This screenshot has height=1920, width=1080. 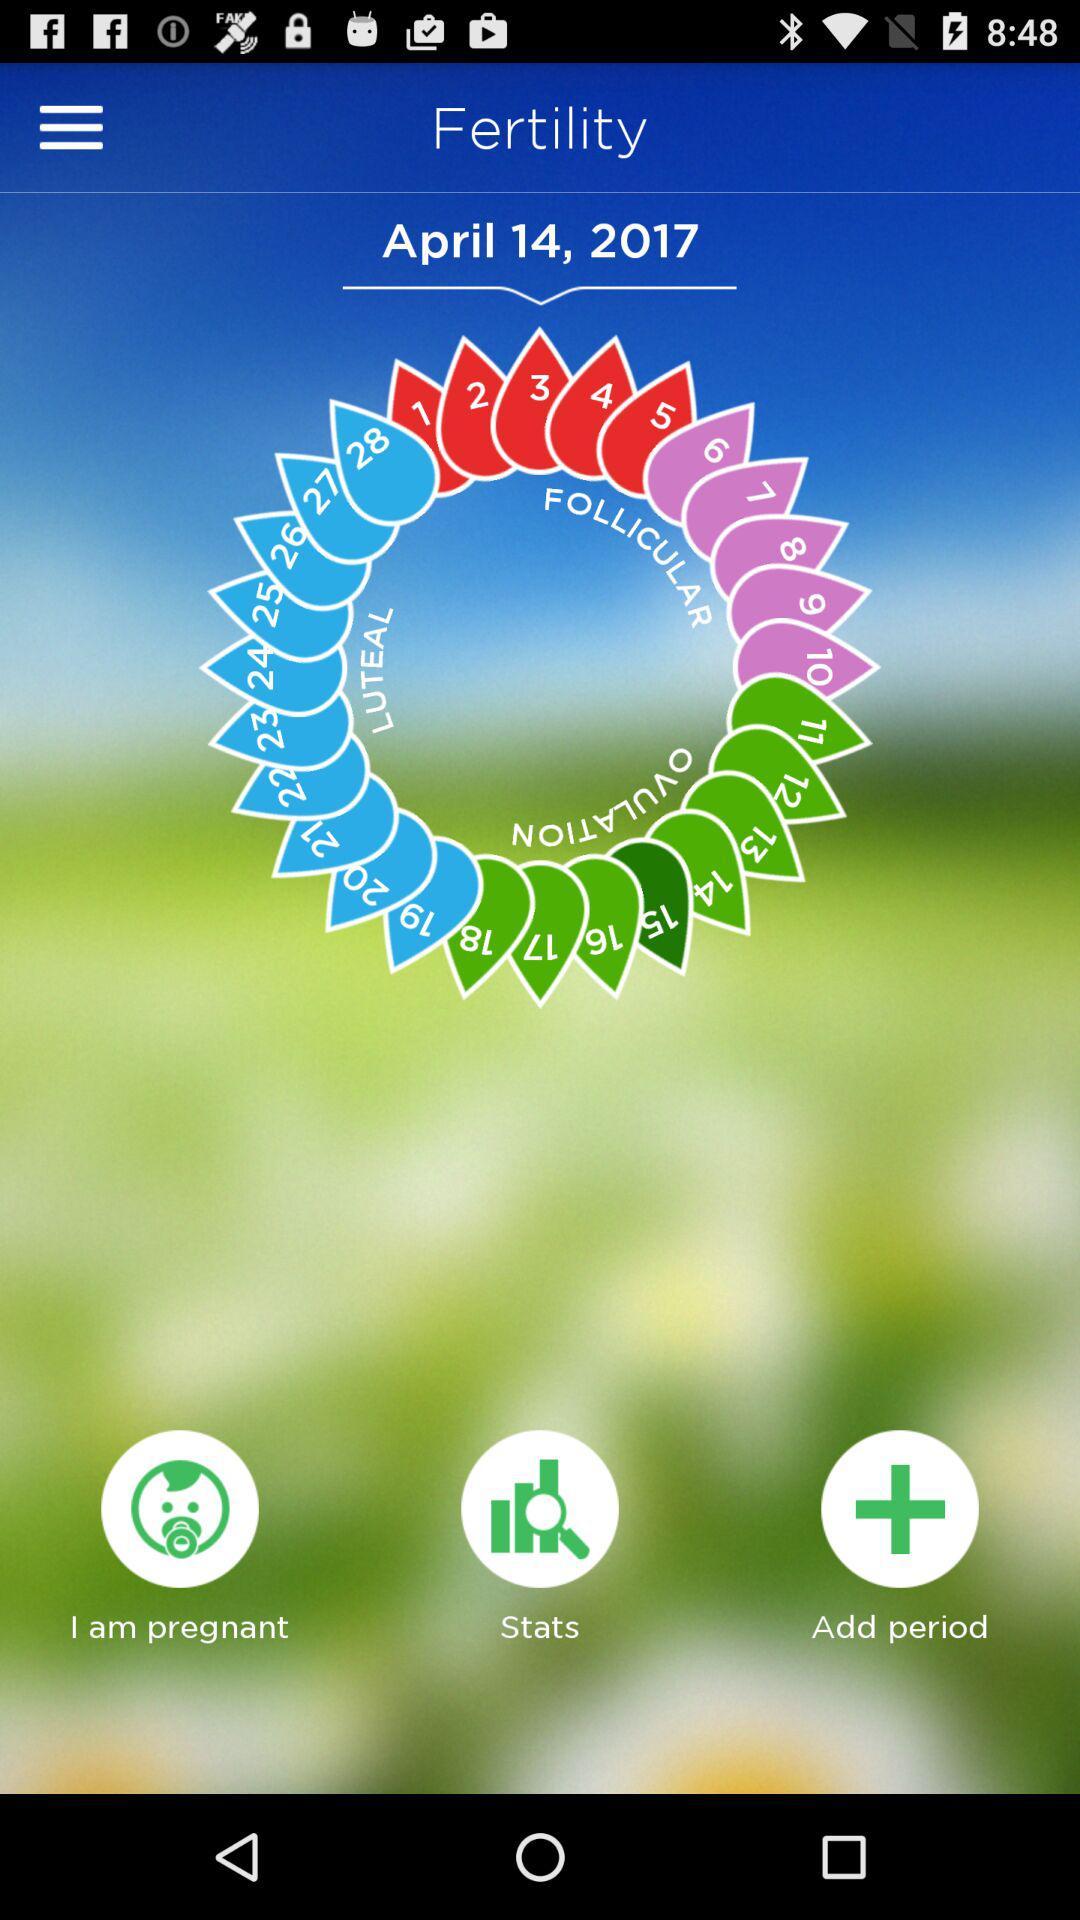 What do you see at coordinates (540, 400) in the screenshot?
I see `option 3 which is red in color` at bounding box center [540, 400].